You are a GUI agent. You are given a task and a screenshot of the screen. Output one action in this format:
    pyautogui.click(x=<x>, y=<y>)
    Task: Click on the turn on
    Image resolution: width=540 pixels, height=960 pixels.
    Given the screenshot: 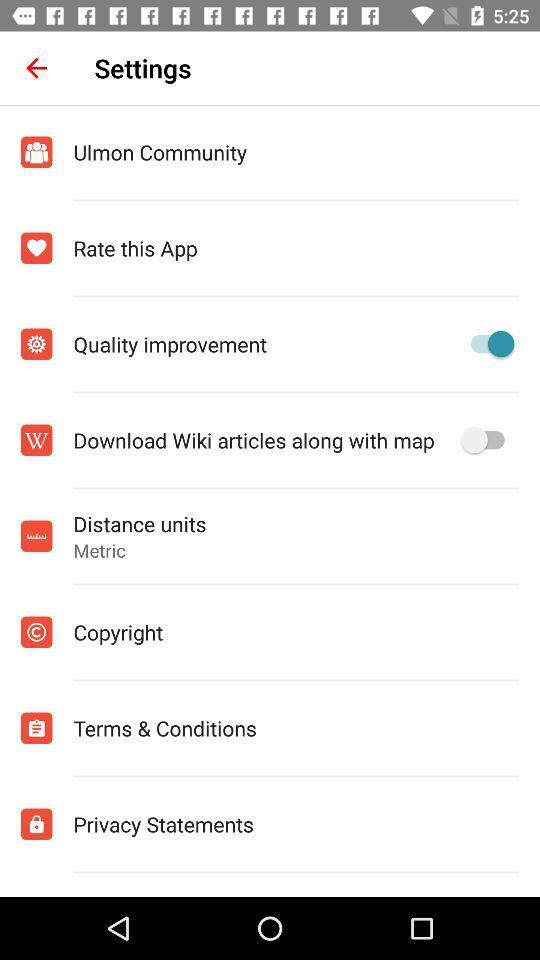 What is the action you would take?
    pyautogui.click(x=486, y=344)
    